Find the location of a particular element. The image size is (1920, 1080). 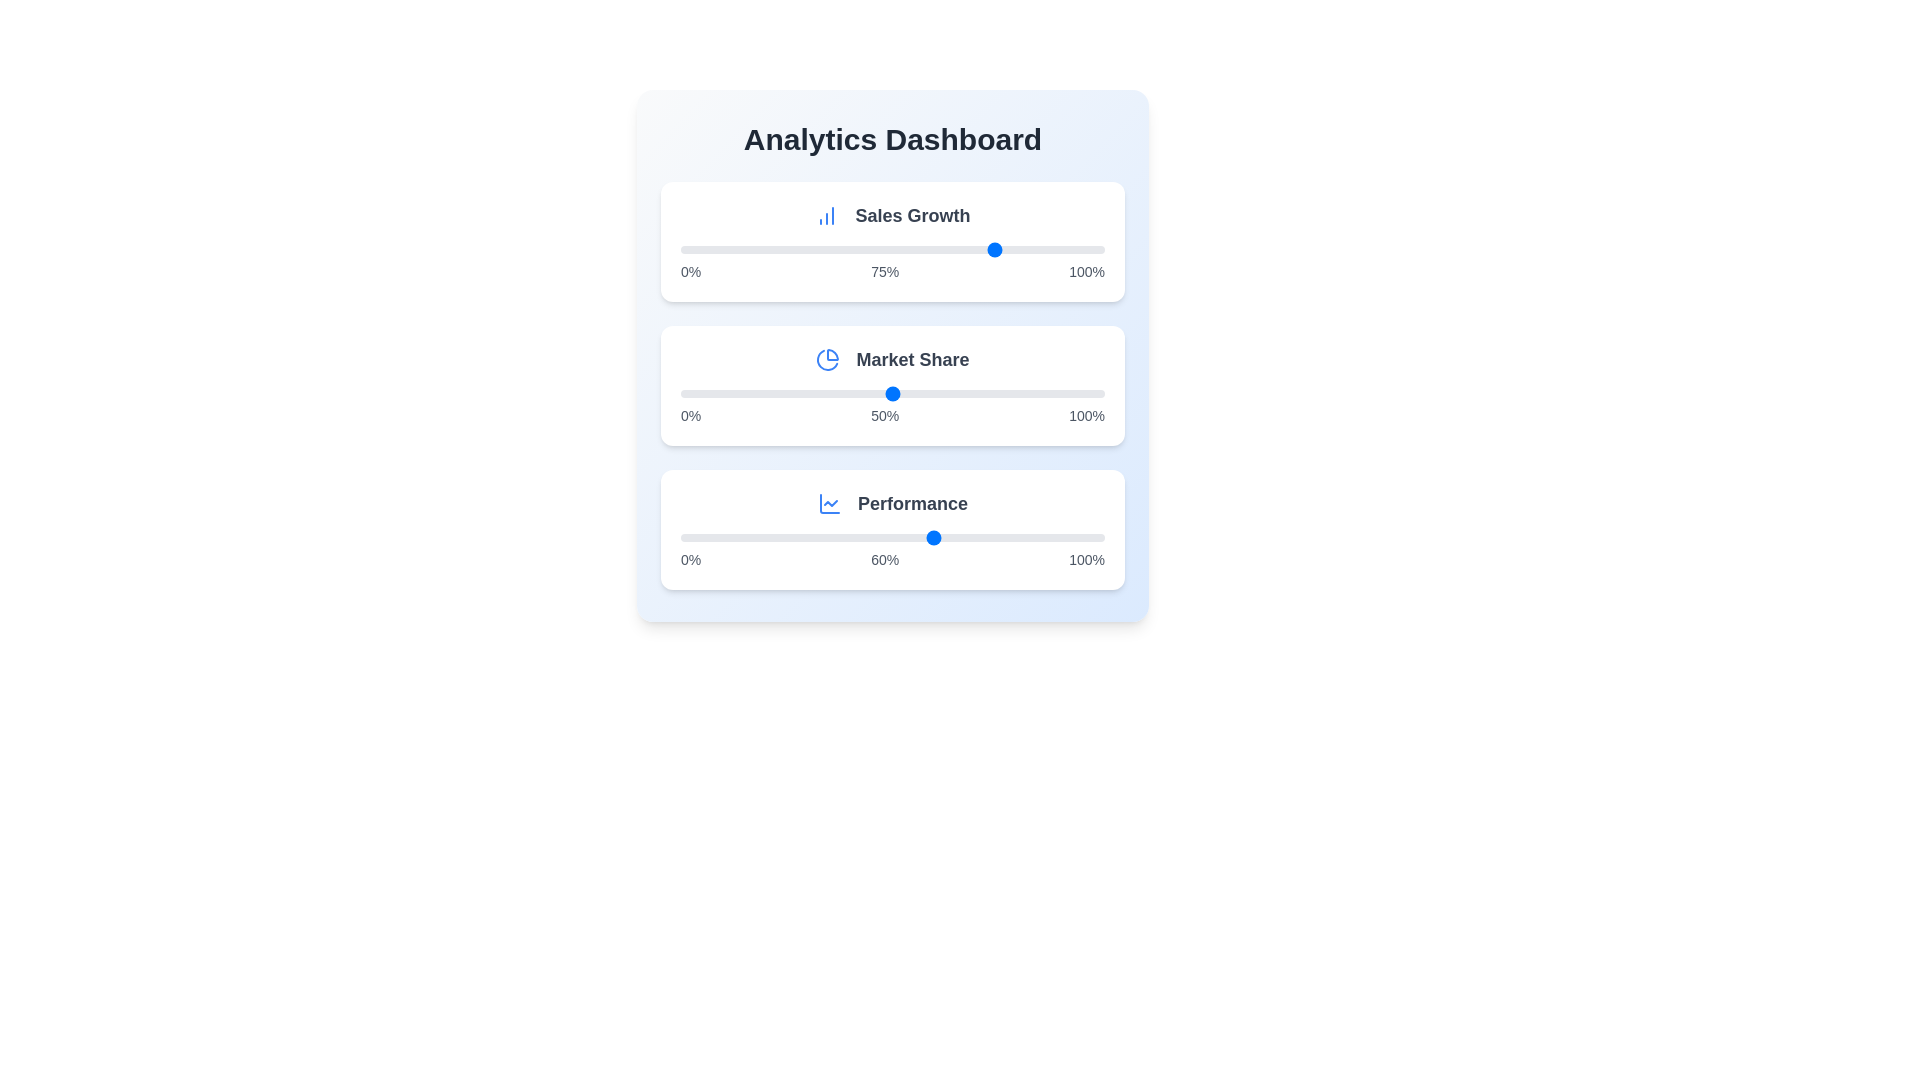

the 'Sales Growth' slider to 23% is located at coordinates (777, 249).